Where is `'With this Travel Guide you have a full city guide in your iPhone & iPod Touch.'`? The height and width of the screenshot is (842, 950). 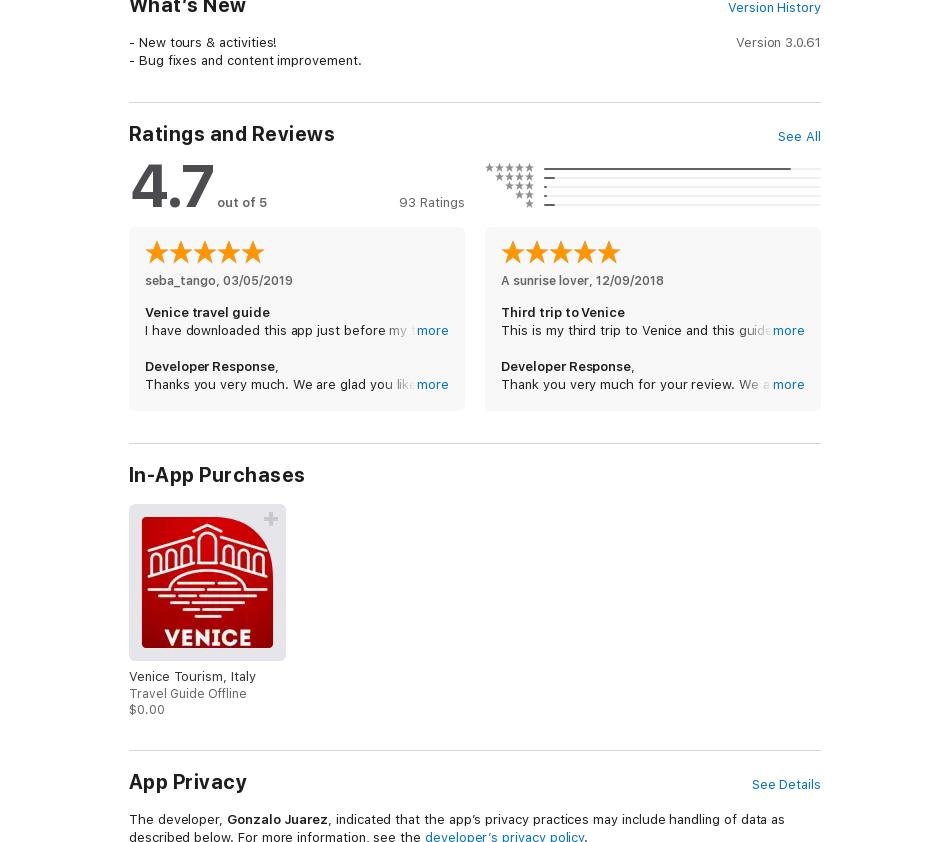
'With this Travel Guide you have a full city guide in your iPhone & iPod Touch.' is located at coordinates (129, 273).